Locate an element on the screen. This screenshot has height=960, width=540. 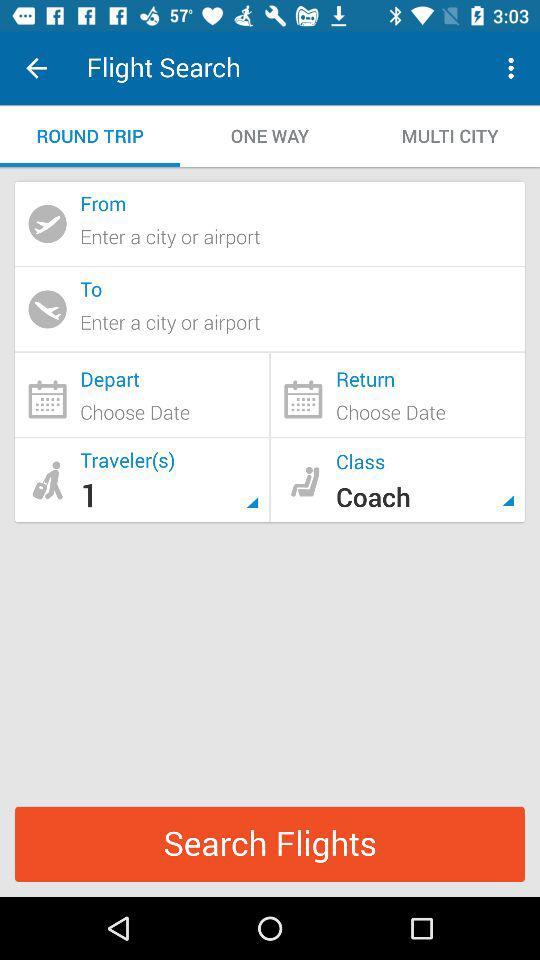
the multi city option is located at coordinates (449, 135).